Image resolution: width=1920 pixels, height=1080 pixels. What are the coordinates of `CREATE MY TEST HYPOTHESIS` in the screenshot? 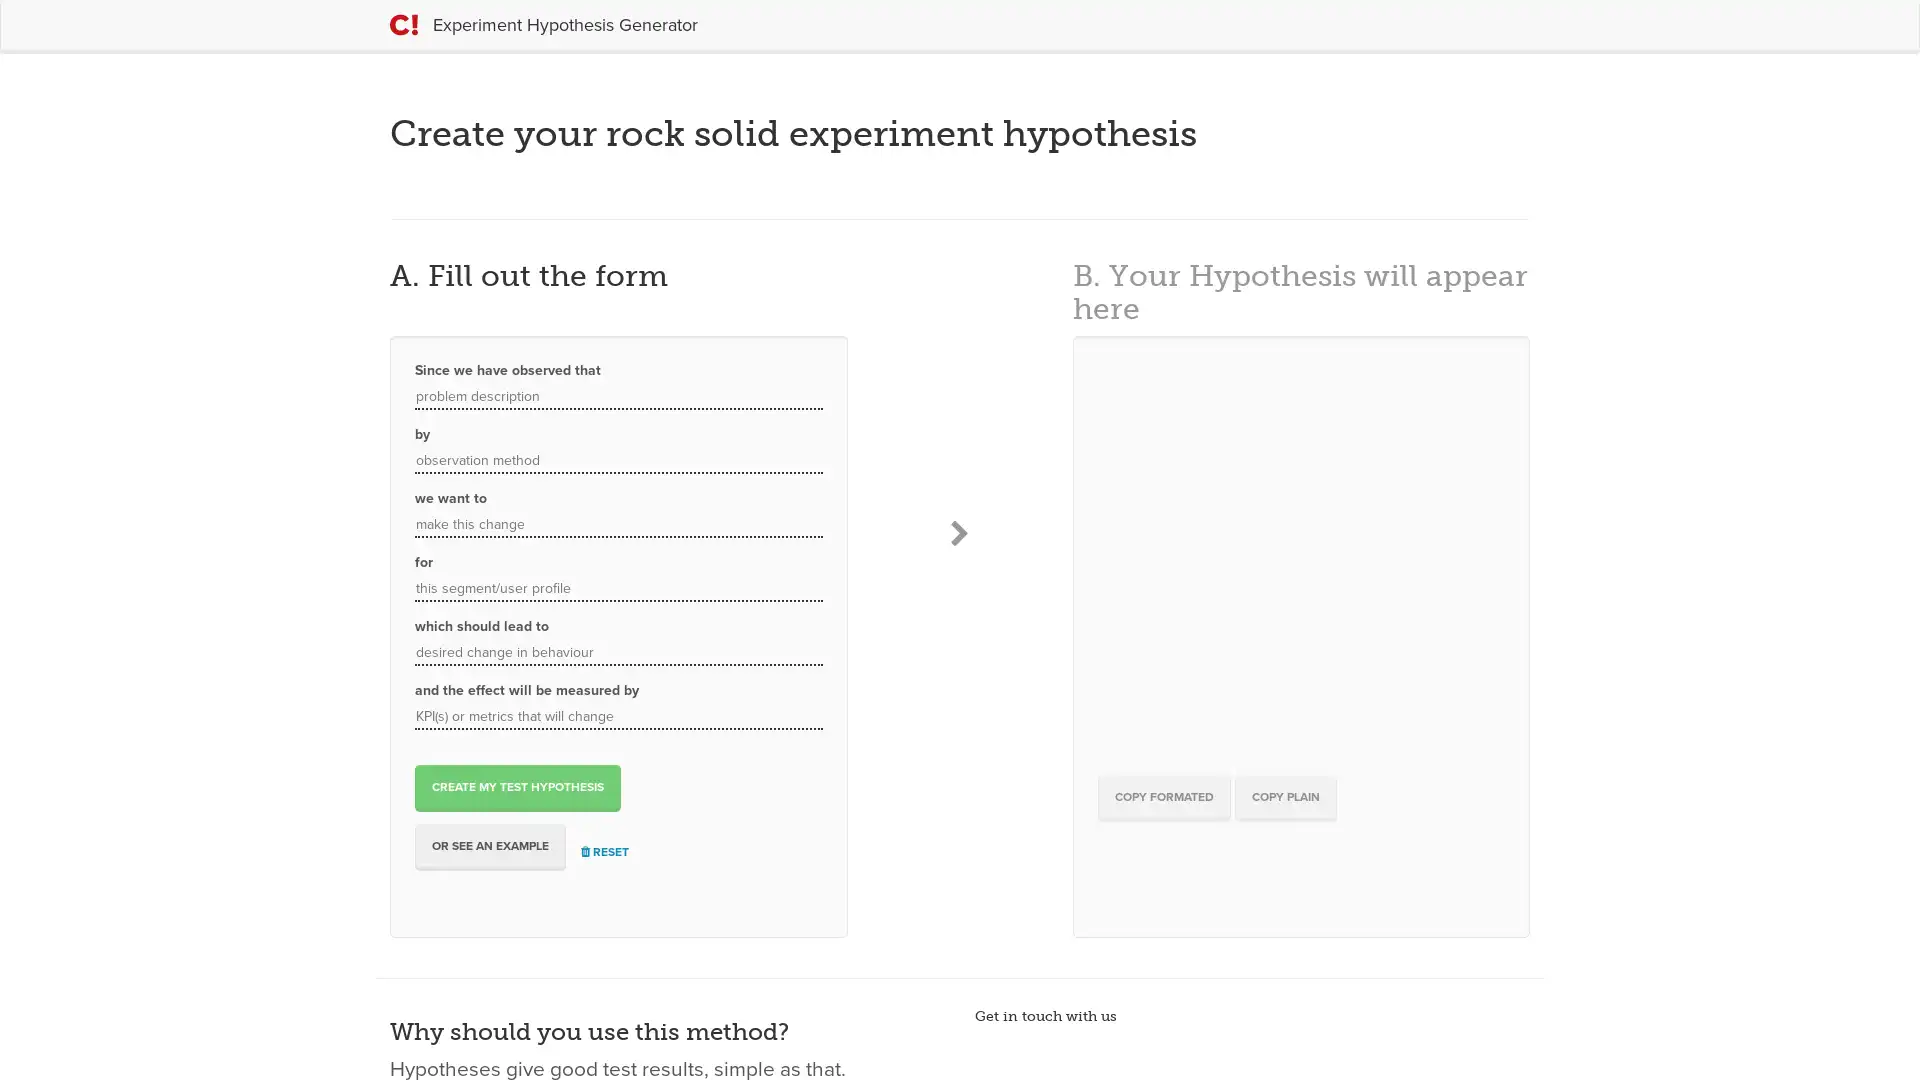 It's located at (518, 786).